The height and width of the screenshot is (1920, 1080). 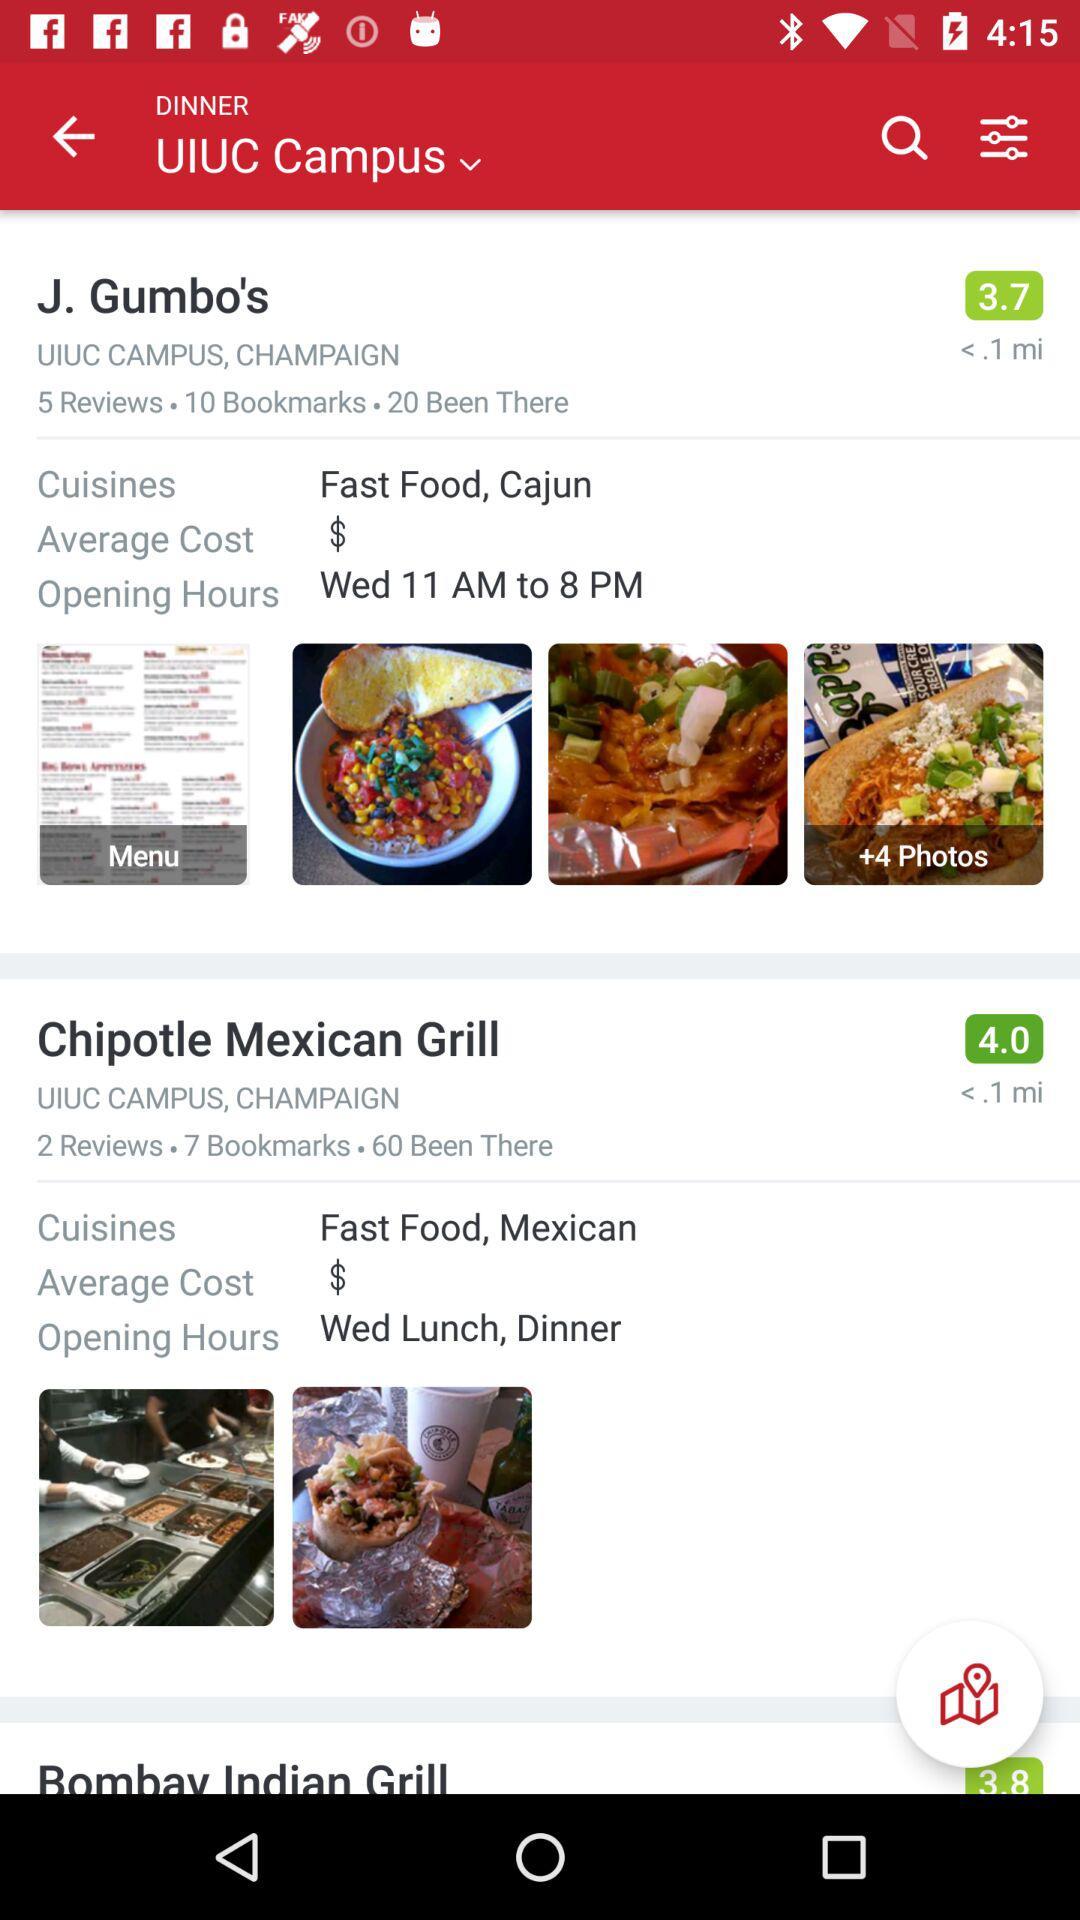 What do you see at coordinates (968, 1693) in the screenshot?
I see `the icon below the $` at bounding box center [968, 1693].